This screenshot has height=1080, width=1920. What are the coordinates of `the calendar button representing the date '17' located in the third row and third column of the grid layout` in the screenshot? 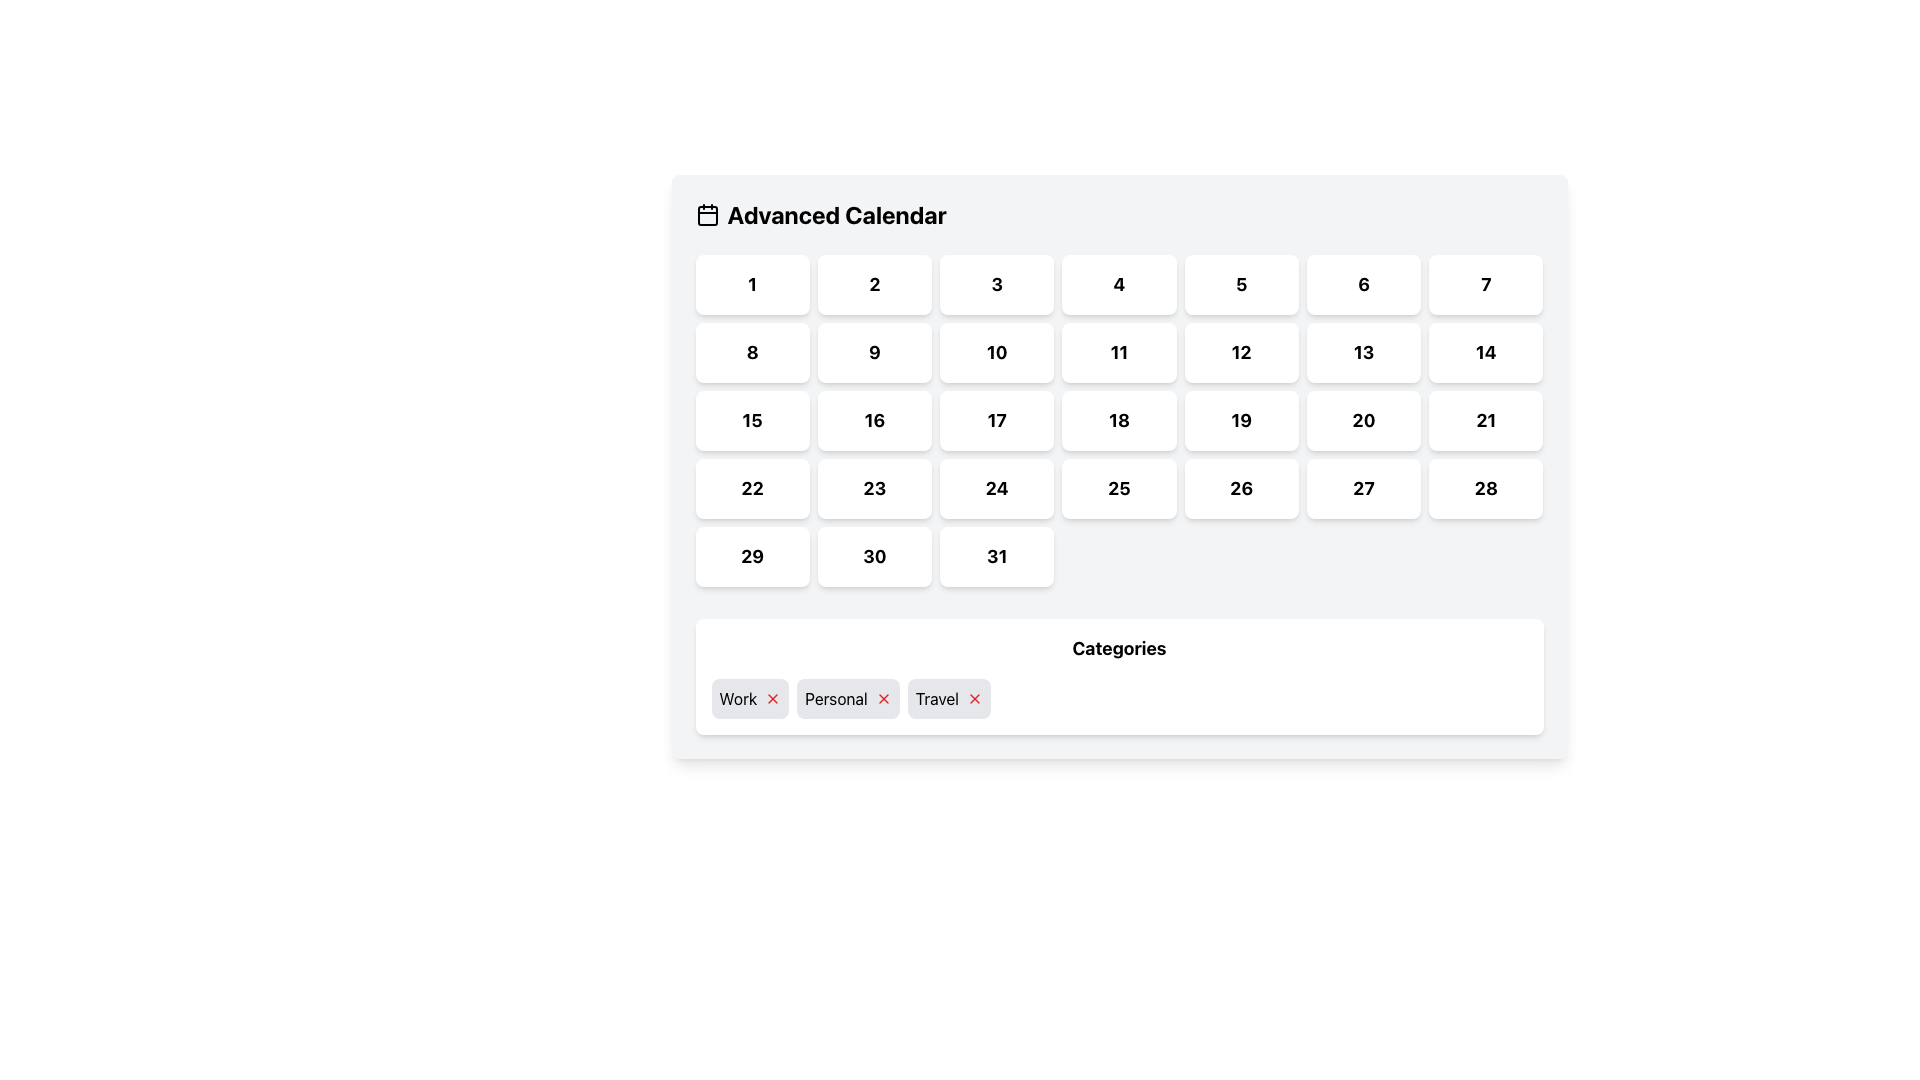 It's located at (997, 419).